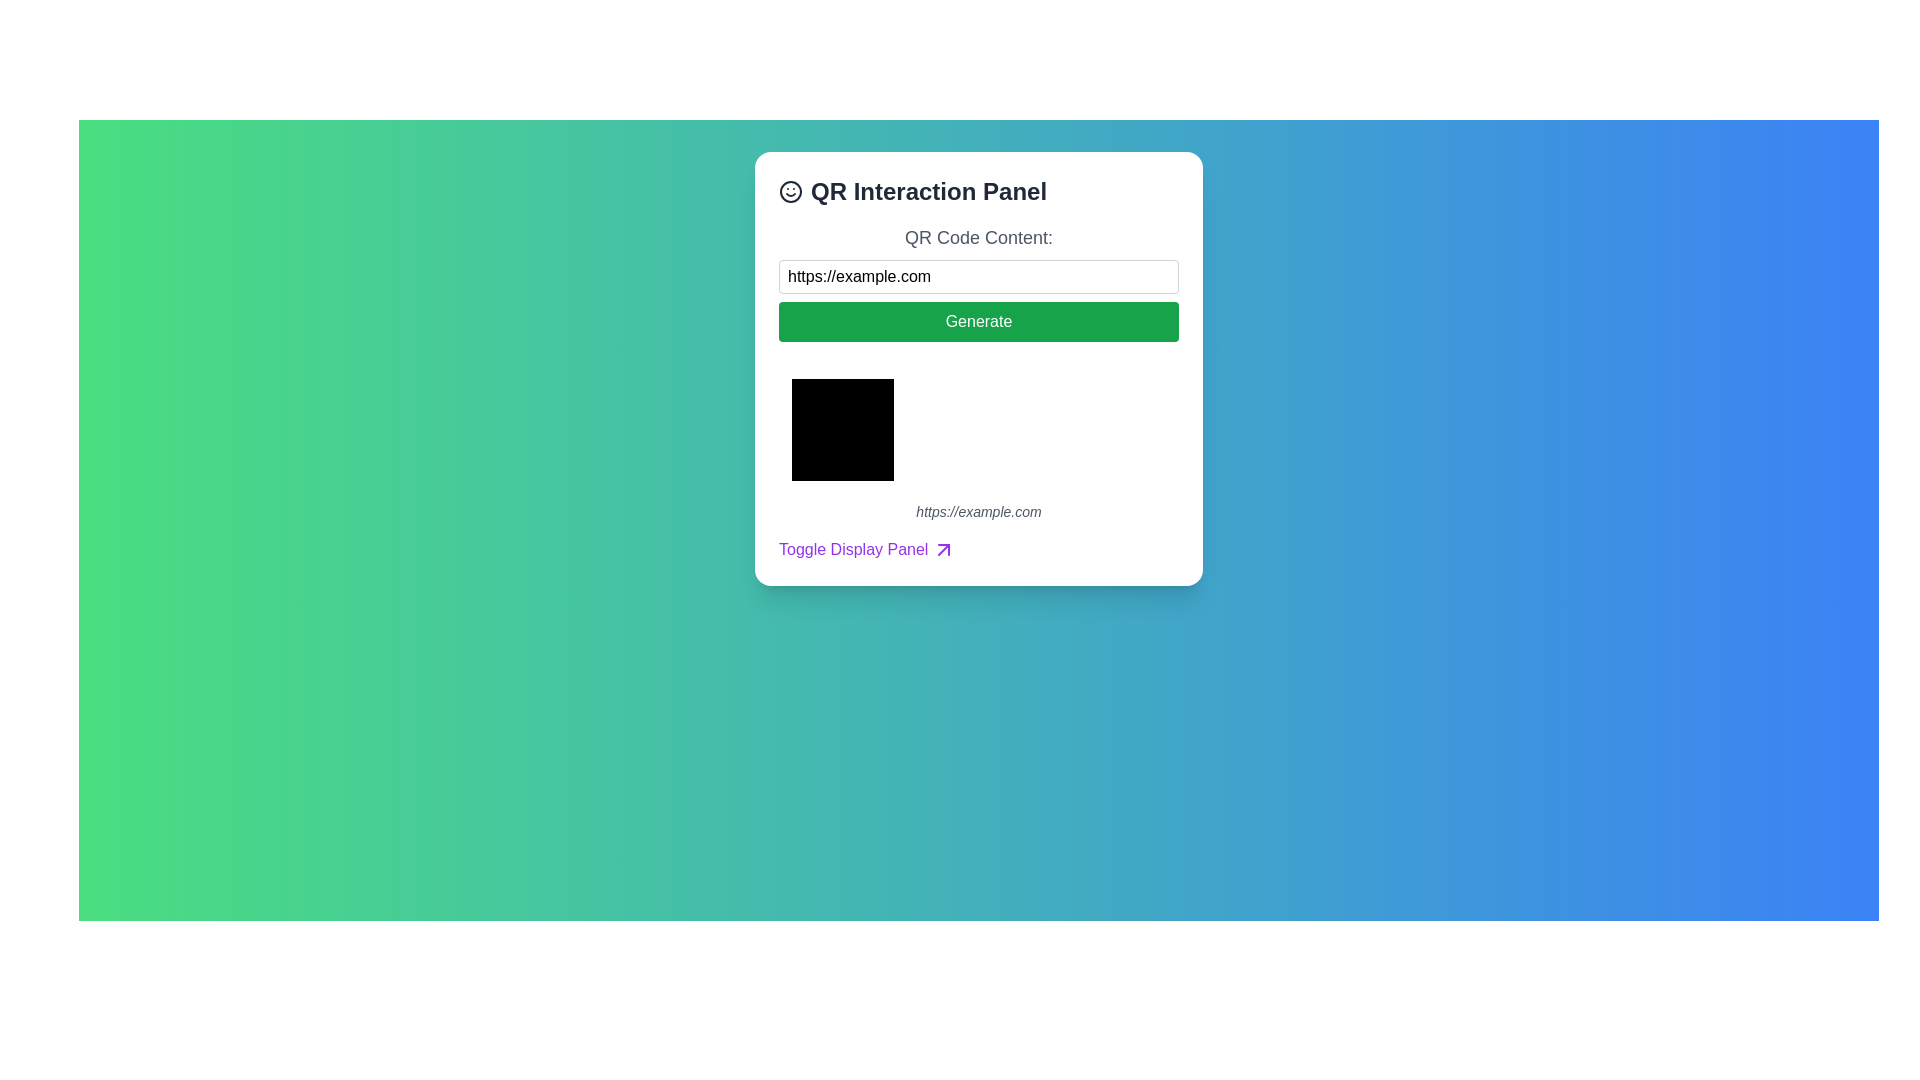  What do you see at coordinates (790, 192) in the screenshot?
I see `the SVG circle element that serves as the outer boundary of the smiley face icon in the QR Interaction Panel` at bounding box center [790, 192].